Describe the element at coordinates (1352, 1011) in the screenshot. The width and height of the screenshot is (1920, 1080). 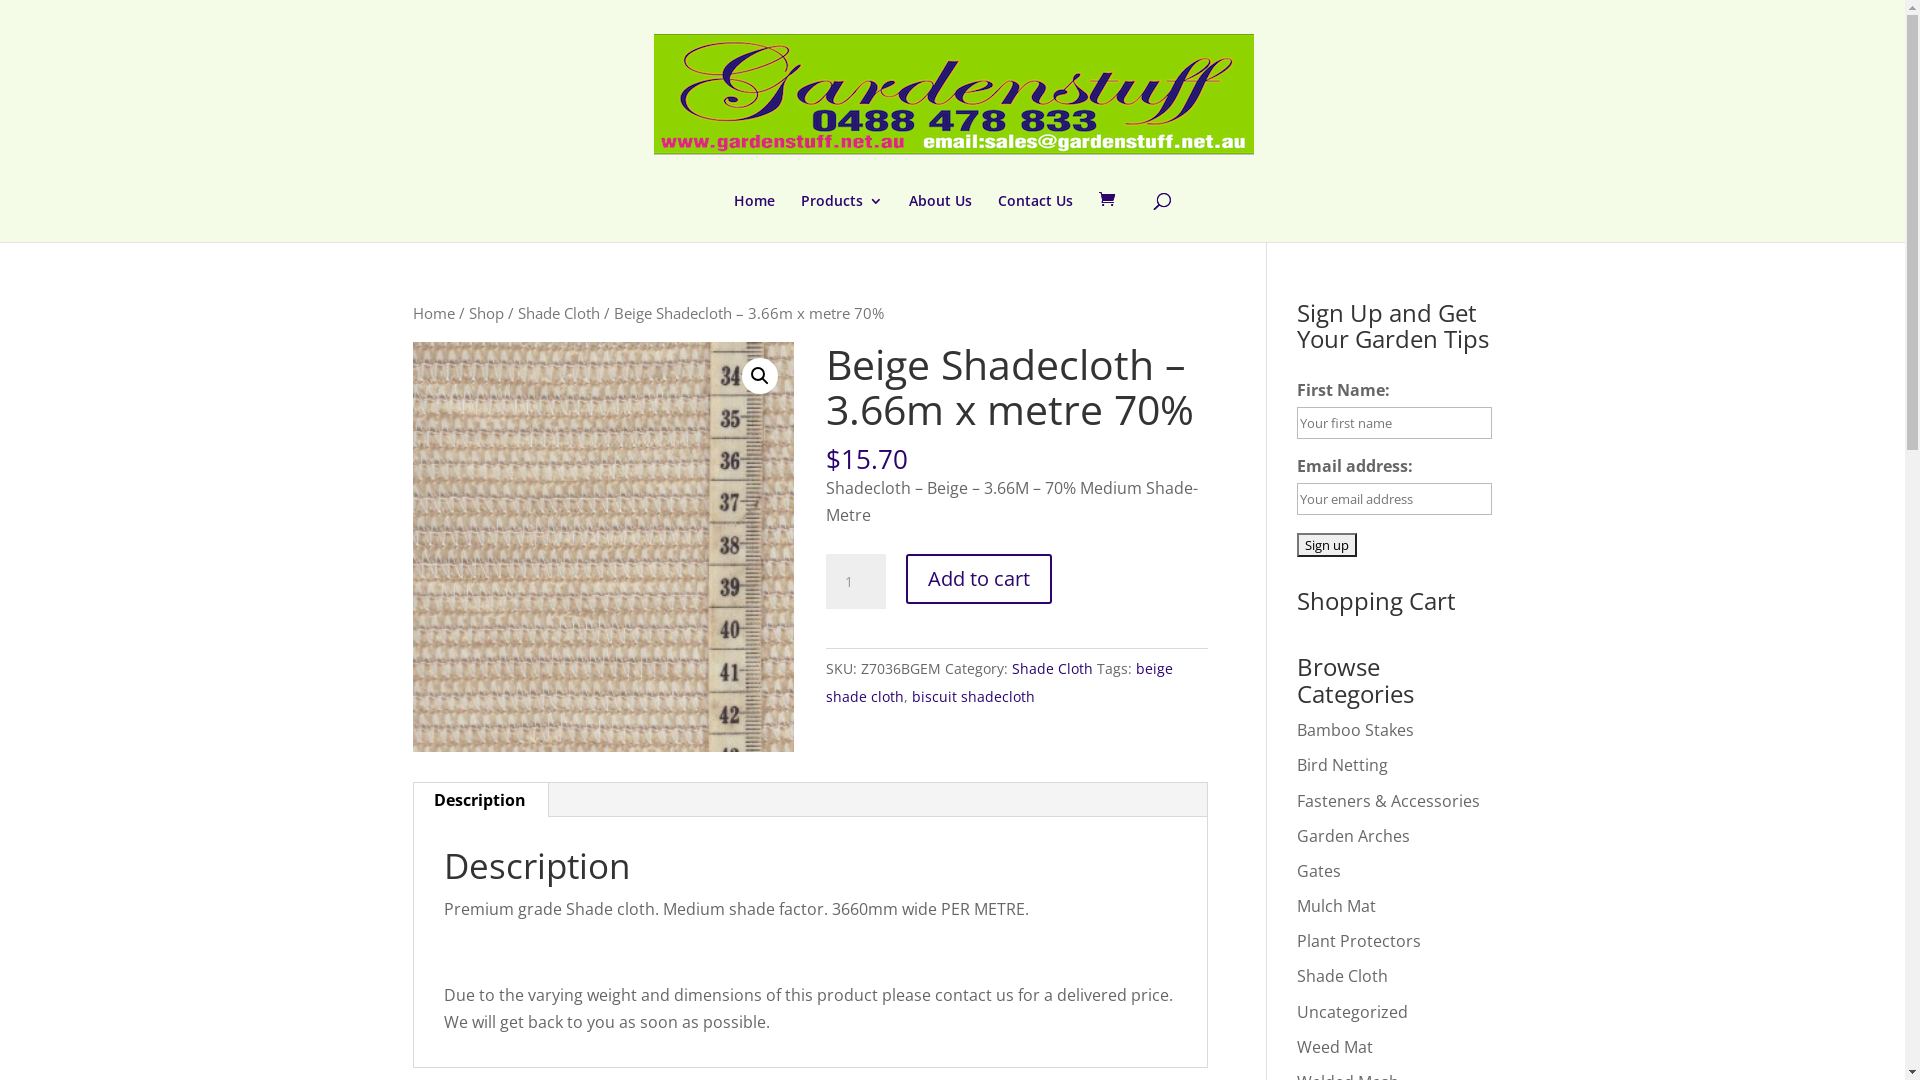
I see `'Uncategorized'` at that location.